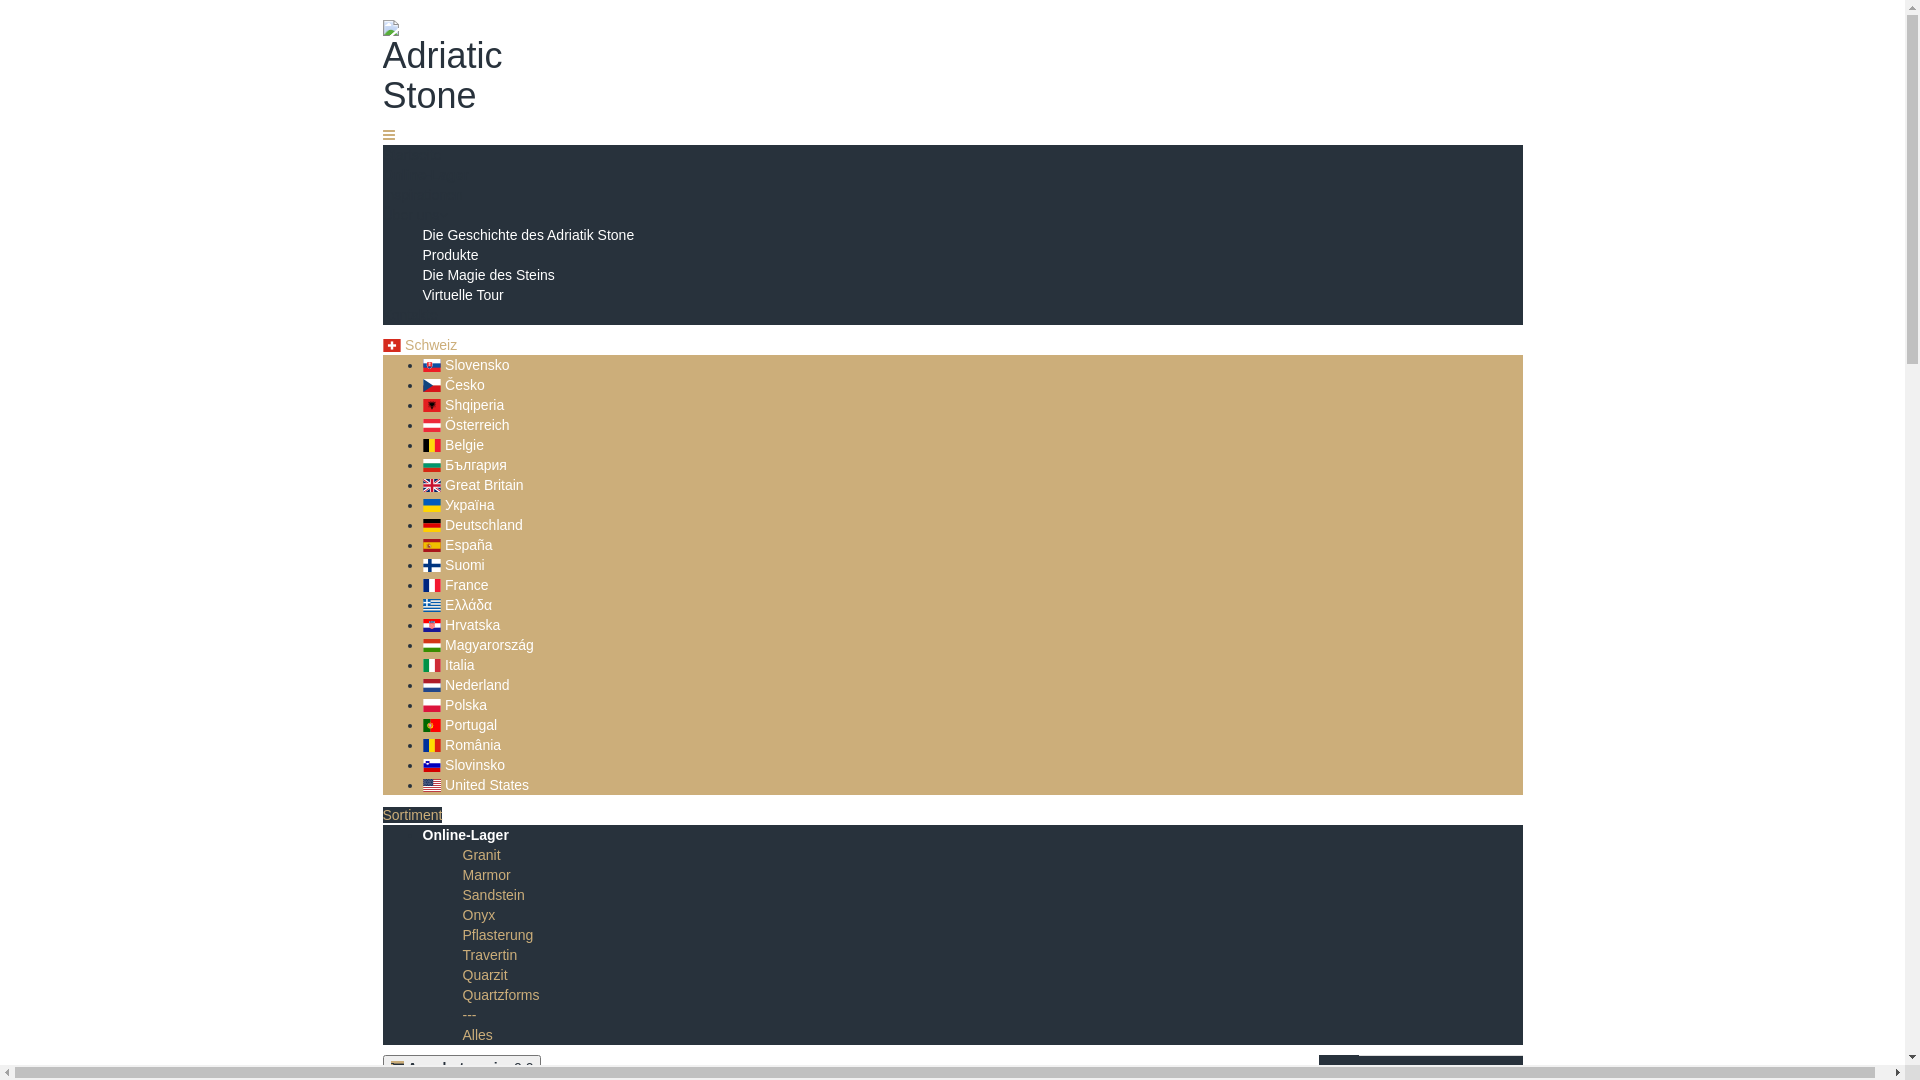 Image resolution: width=1920 pixels, height=1080 pixels. I want to click on ' Nederland', so click(464, 684).